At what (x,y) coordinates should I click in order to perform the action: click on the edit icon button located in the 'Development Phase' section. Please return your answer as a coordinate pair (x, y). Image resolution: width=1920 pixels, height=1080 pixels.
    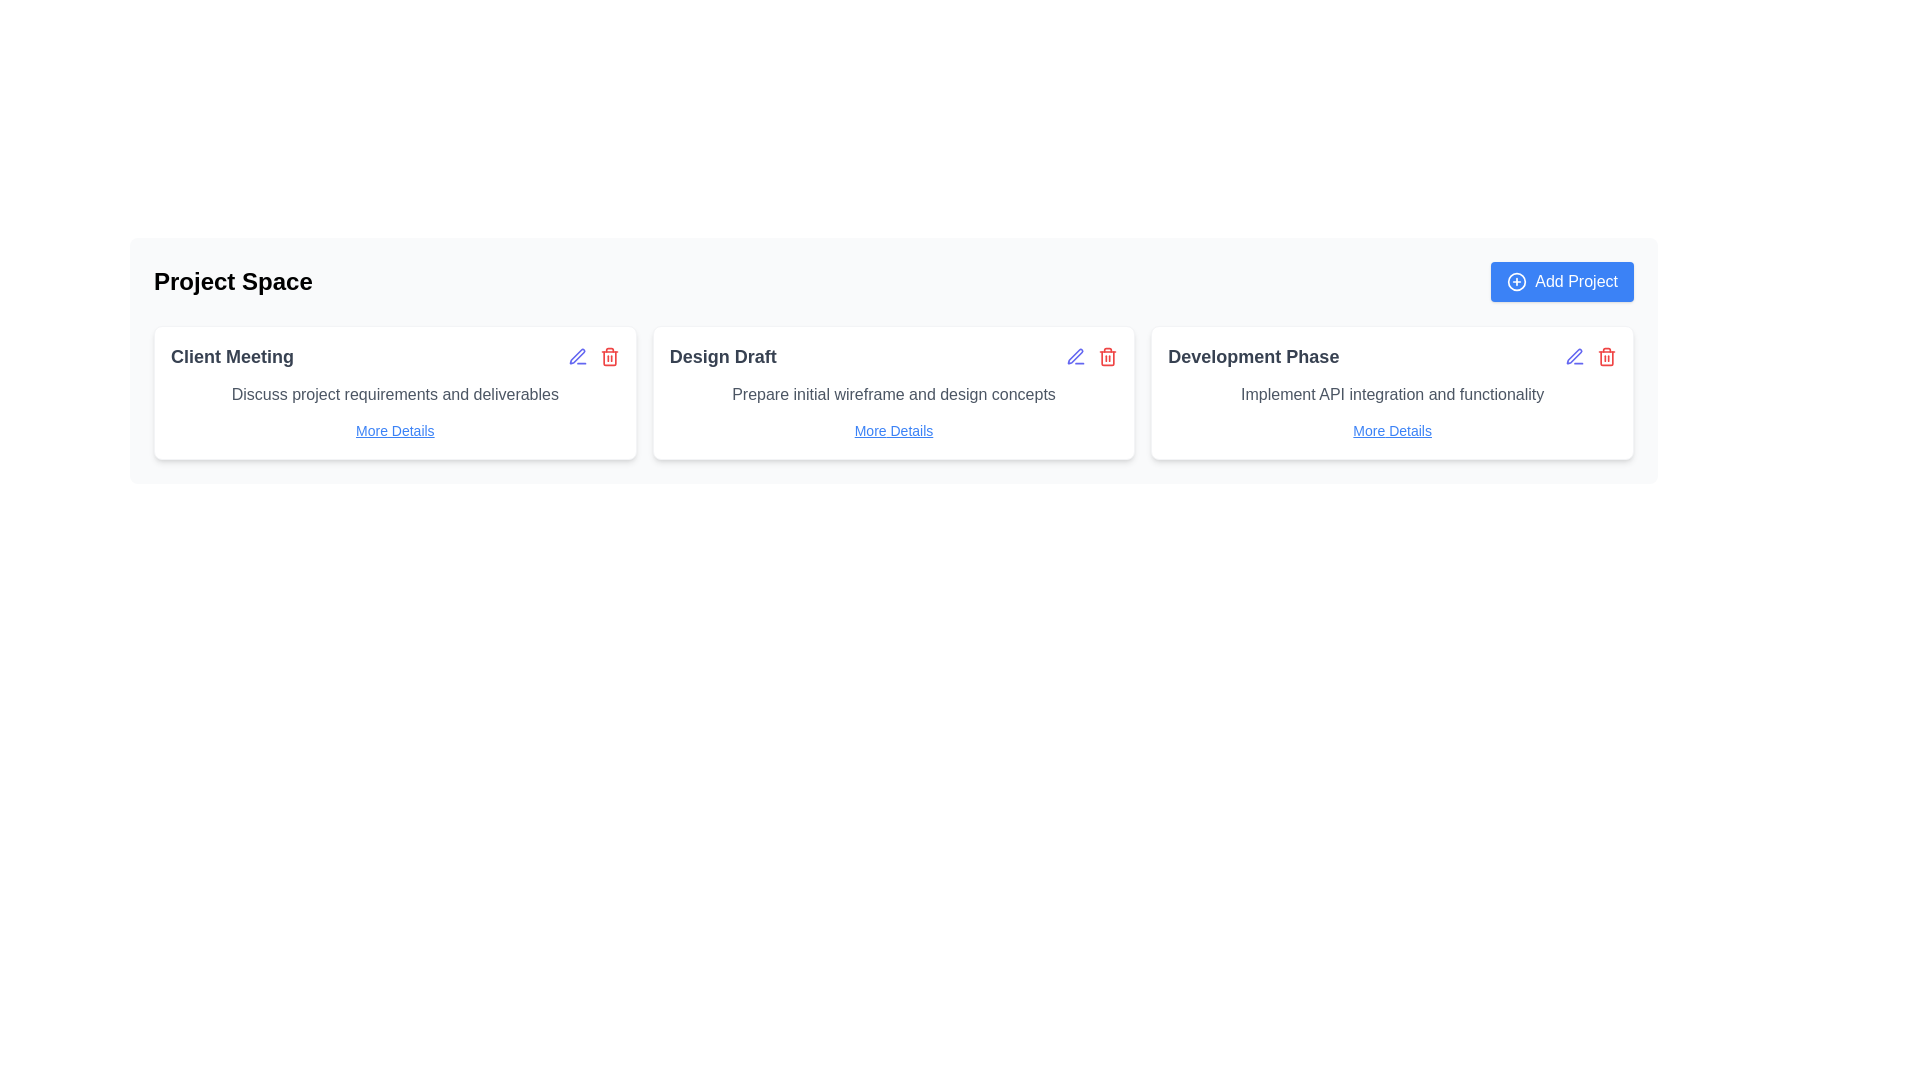
    Looking at the image, I should click on (1573, 356).